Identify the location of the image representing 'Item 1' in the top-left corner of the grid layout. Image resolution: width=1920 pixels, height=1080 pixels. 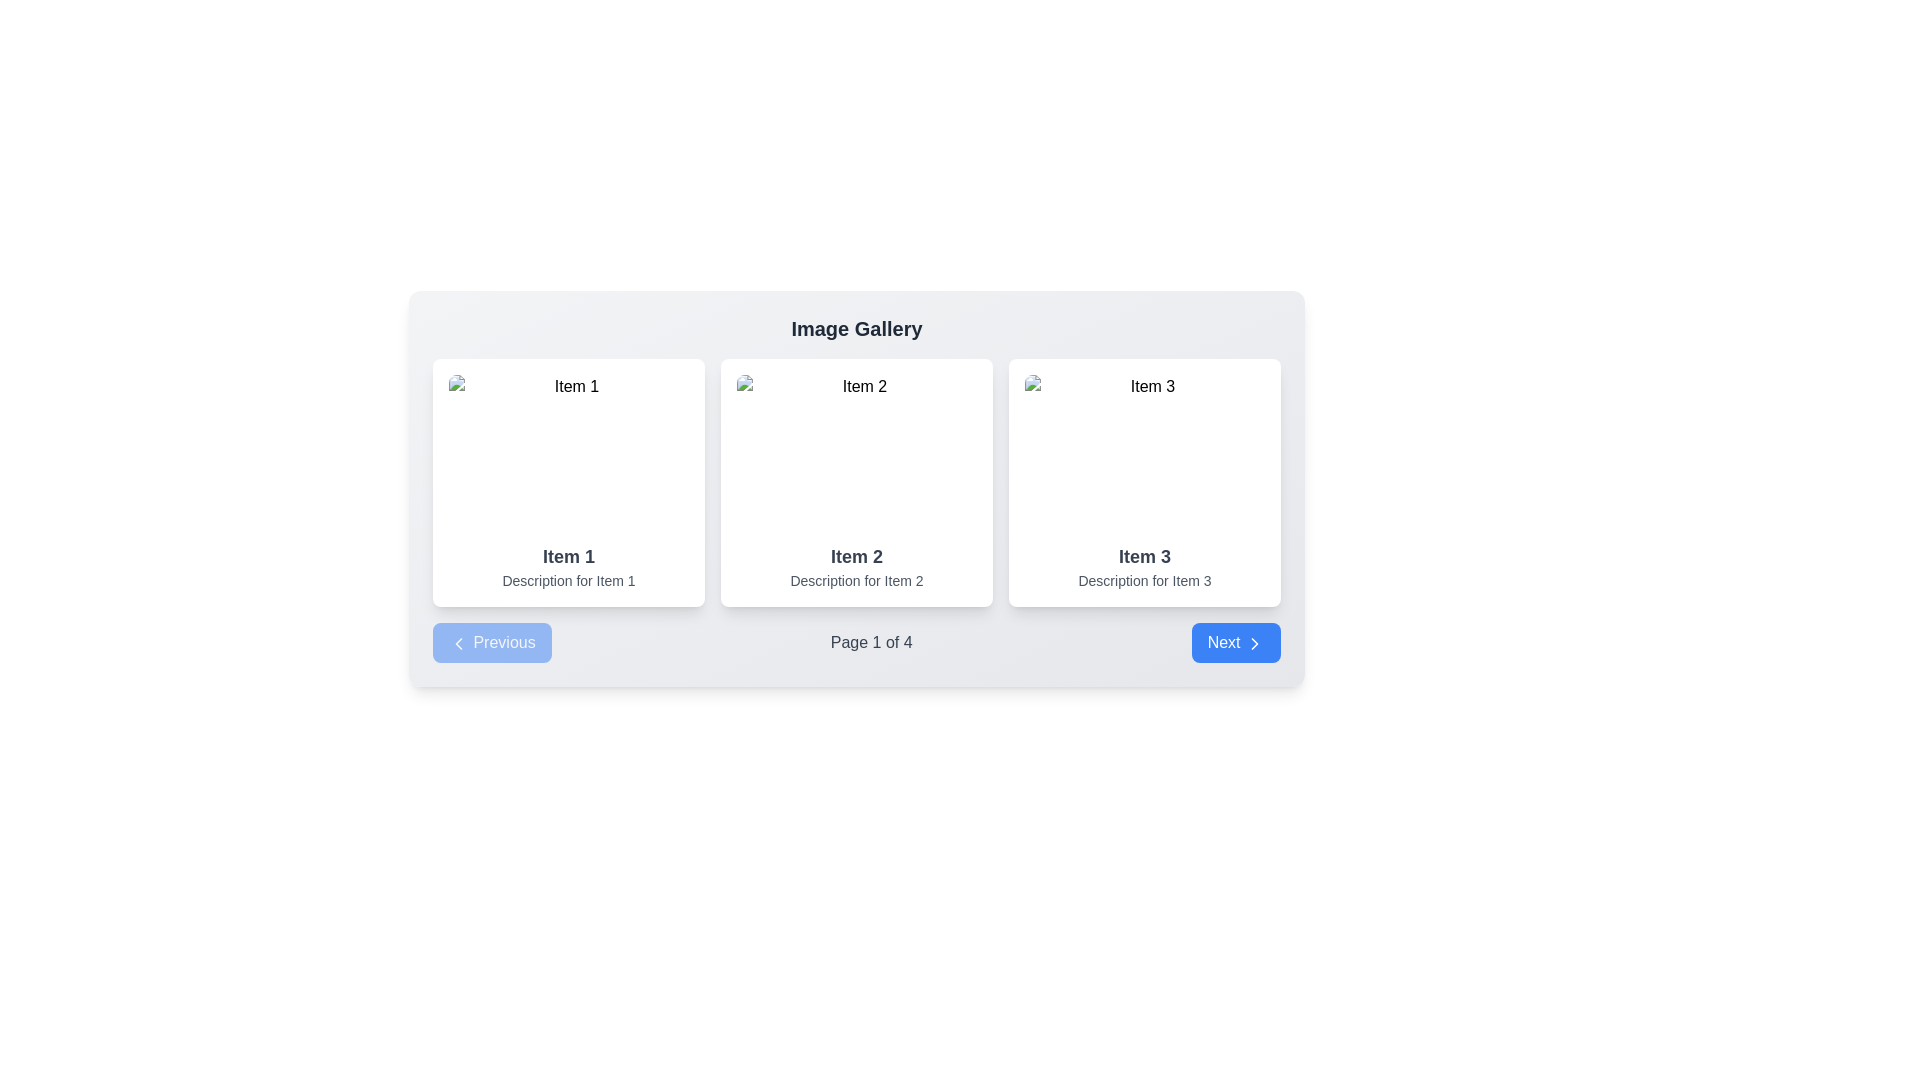
(568, 455).